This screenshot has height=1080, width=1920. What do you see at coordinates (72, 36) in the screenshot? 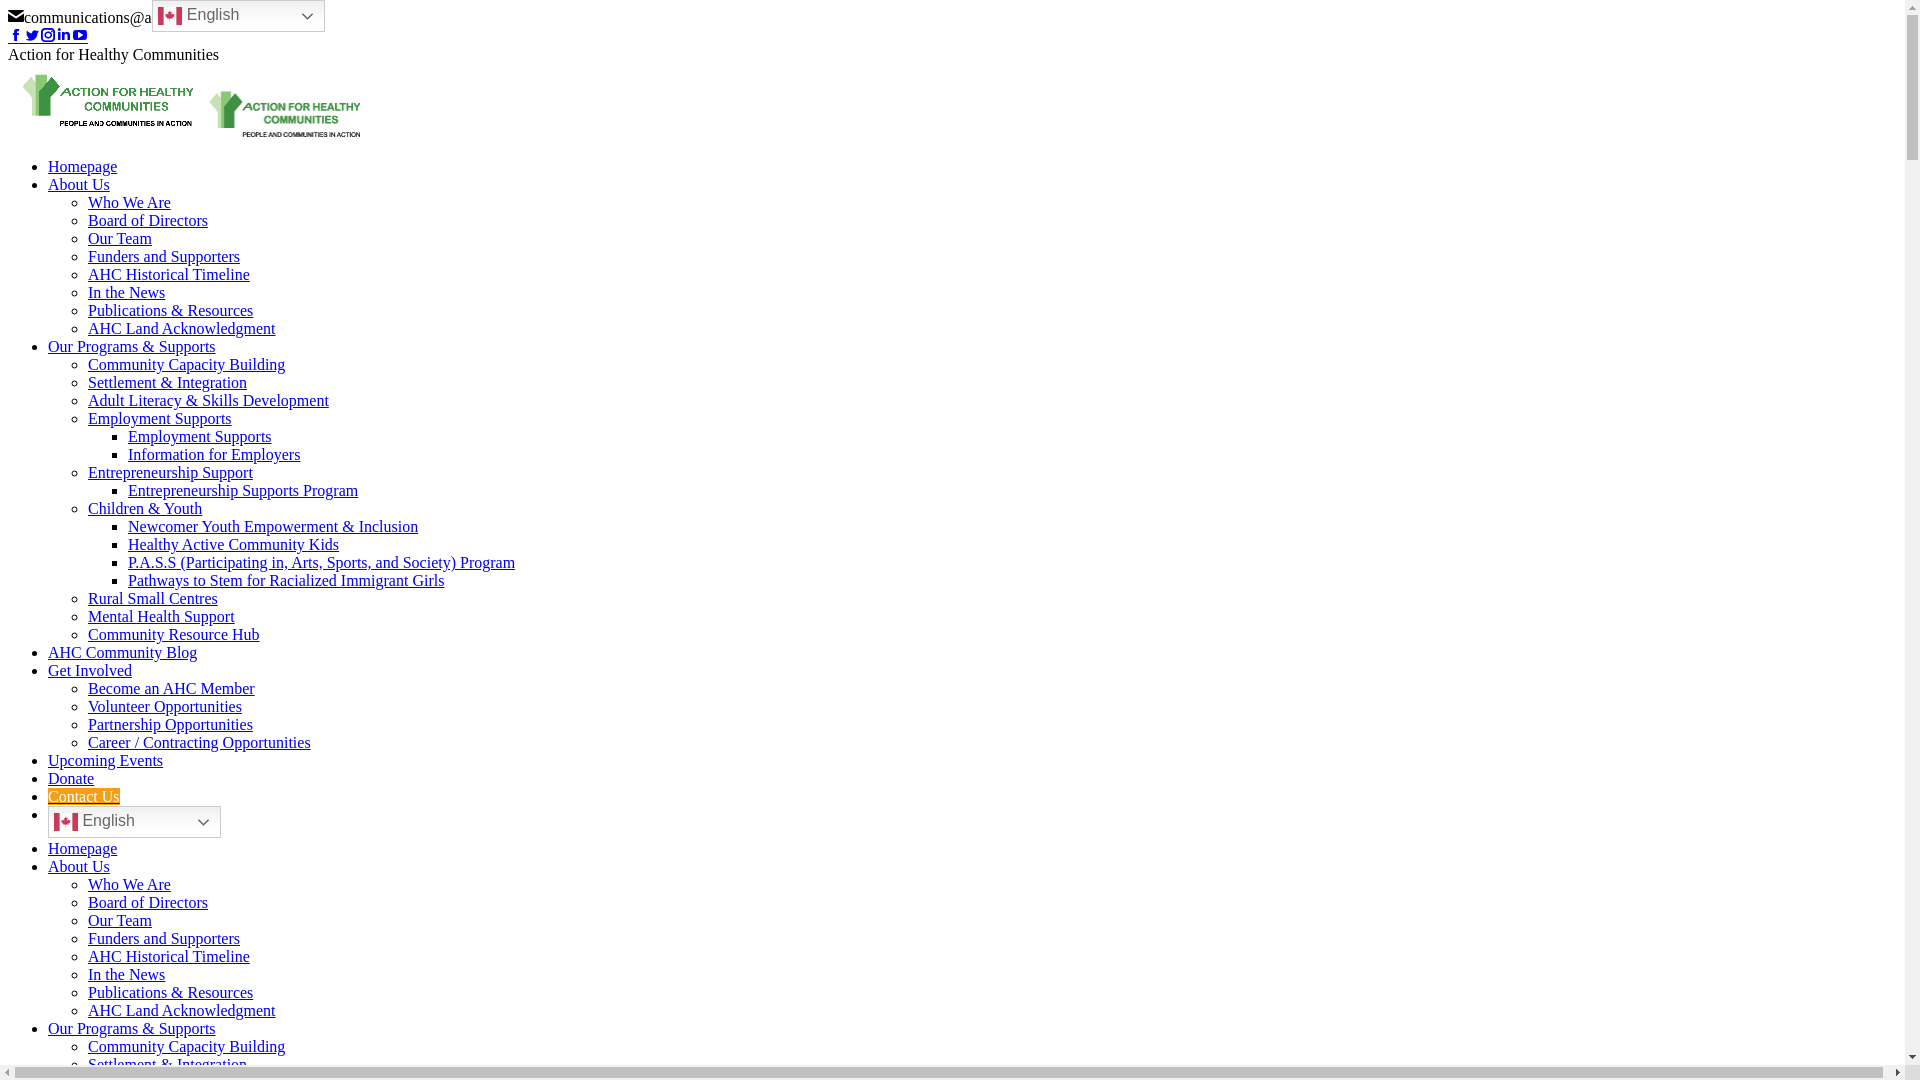
I see `'YouTube page opens in new window'` at bounding box center [72, 36].